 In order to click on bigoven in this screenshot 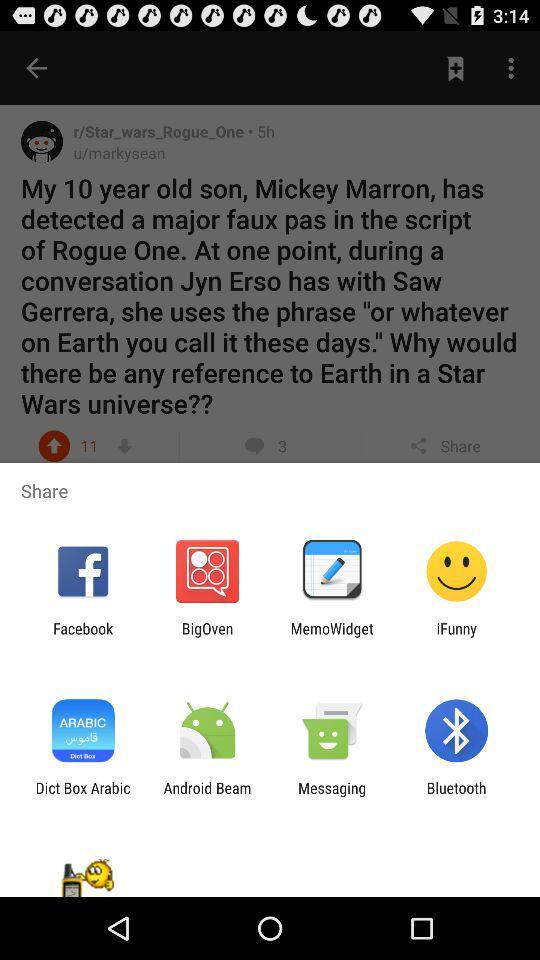, I will do `click(206, 636)`.